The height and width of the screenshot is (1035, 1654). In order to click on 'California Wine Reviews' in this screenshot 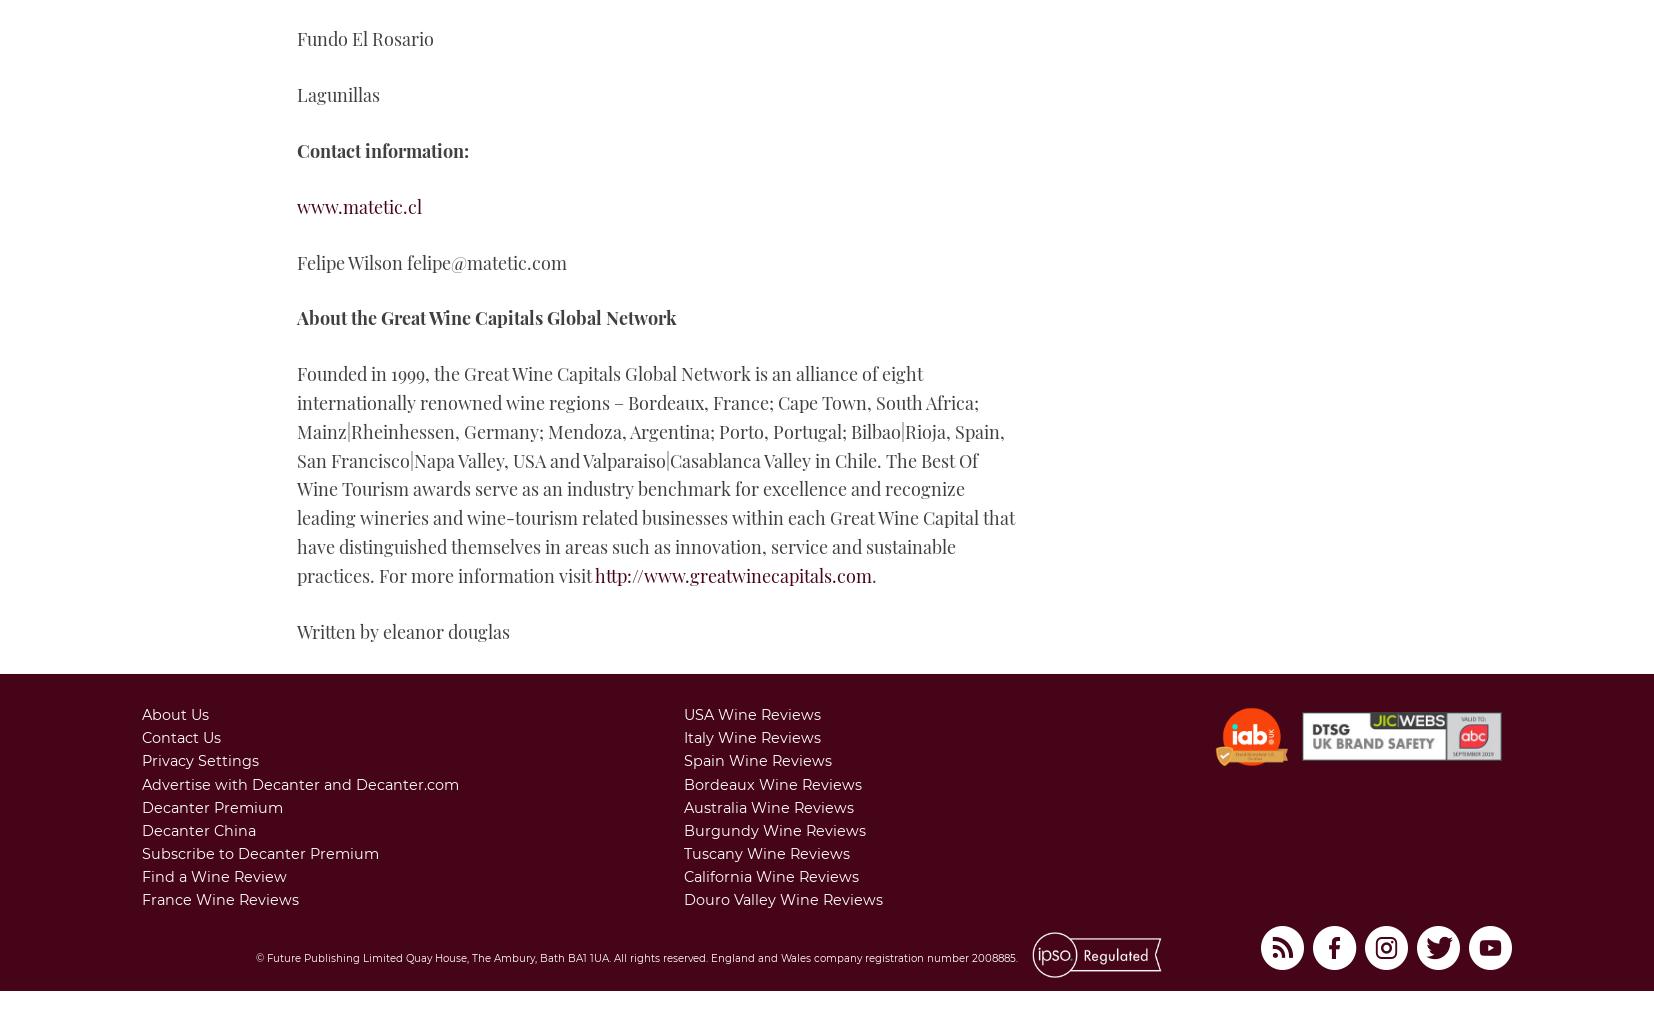, I will do `click(771, 875)`.